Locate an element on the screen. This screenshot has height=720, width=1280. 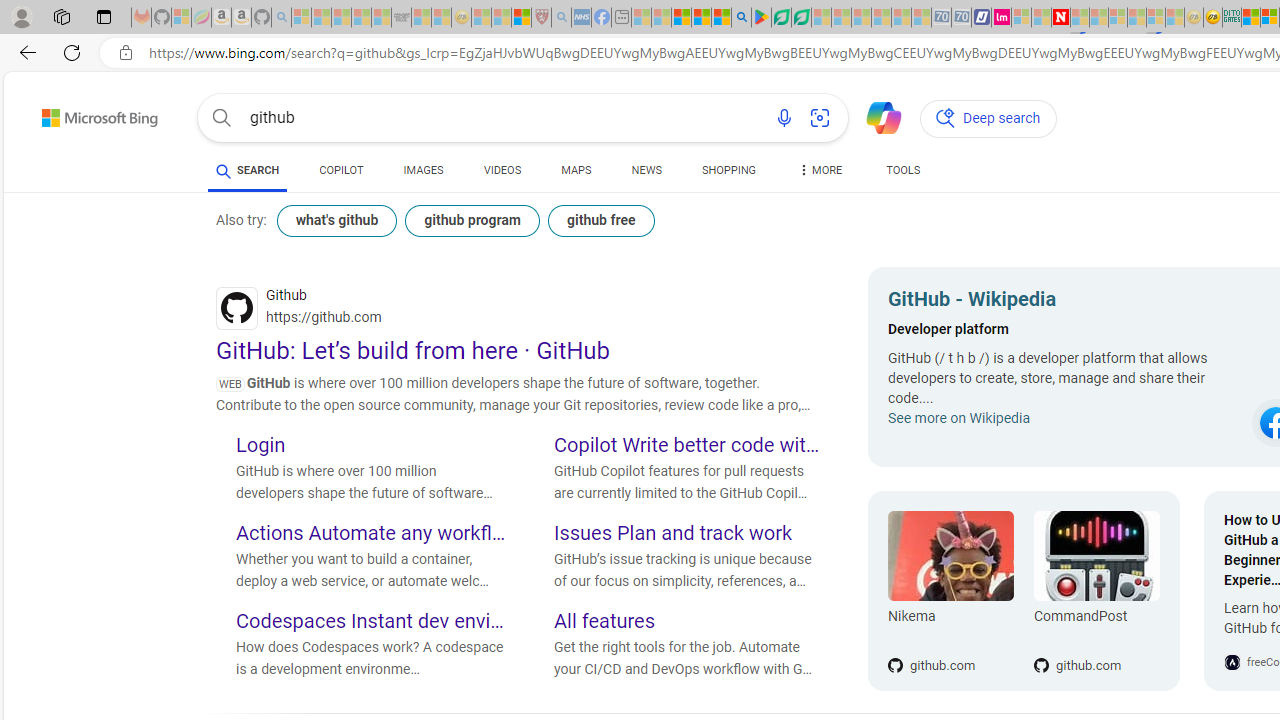
'COPILOT' is located at coordinates (341, 172).